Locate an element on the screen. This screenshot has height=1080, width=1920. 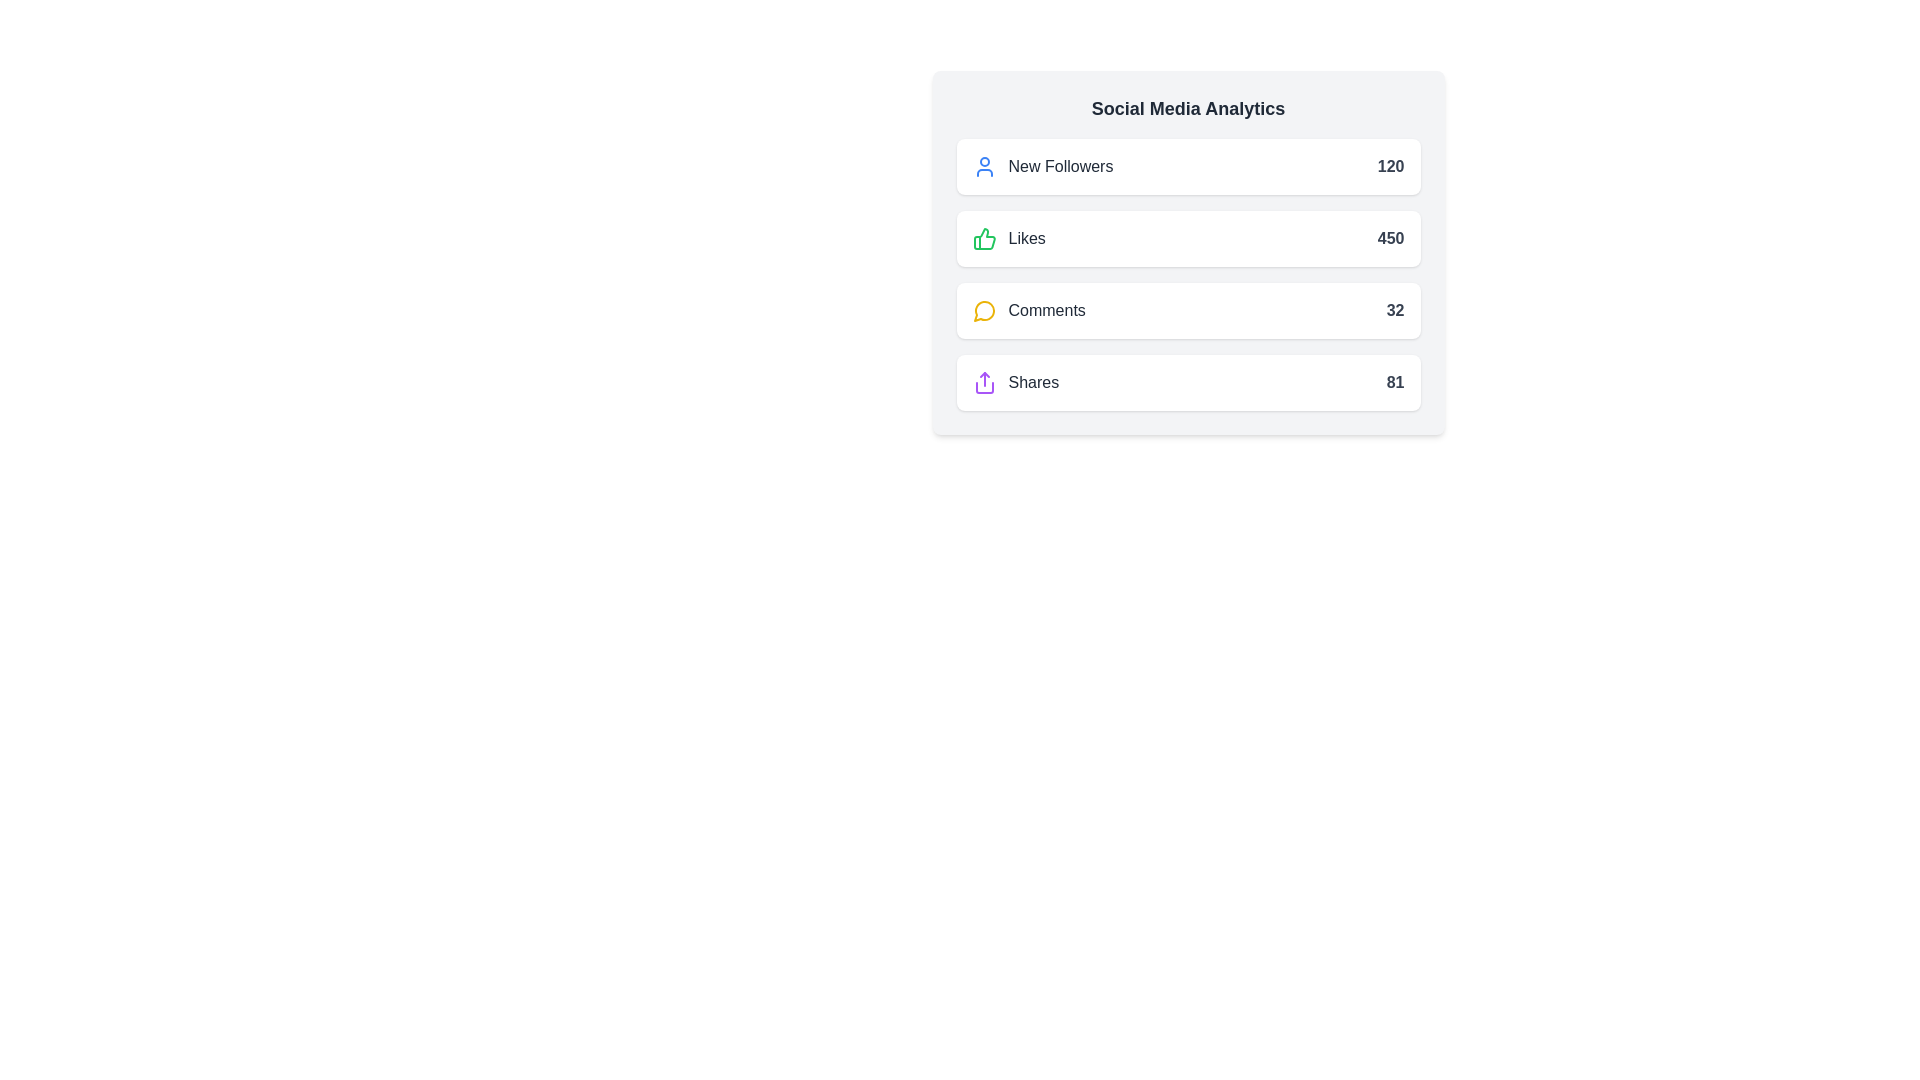
the likes count text in the 'Likes' section of the 'Social Media Analytics' card to possibly see additional details is located at coordinates (1390, 238).